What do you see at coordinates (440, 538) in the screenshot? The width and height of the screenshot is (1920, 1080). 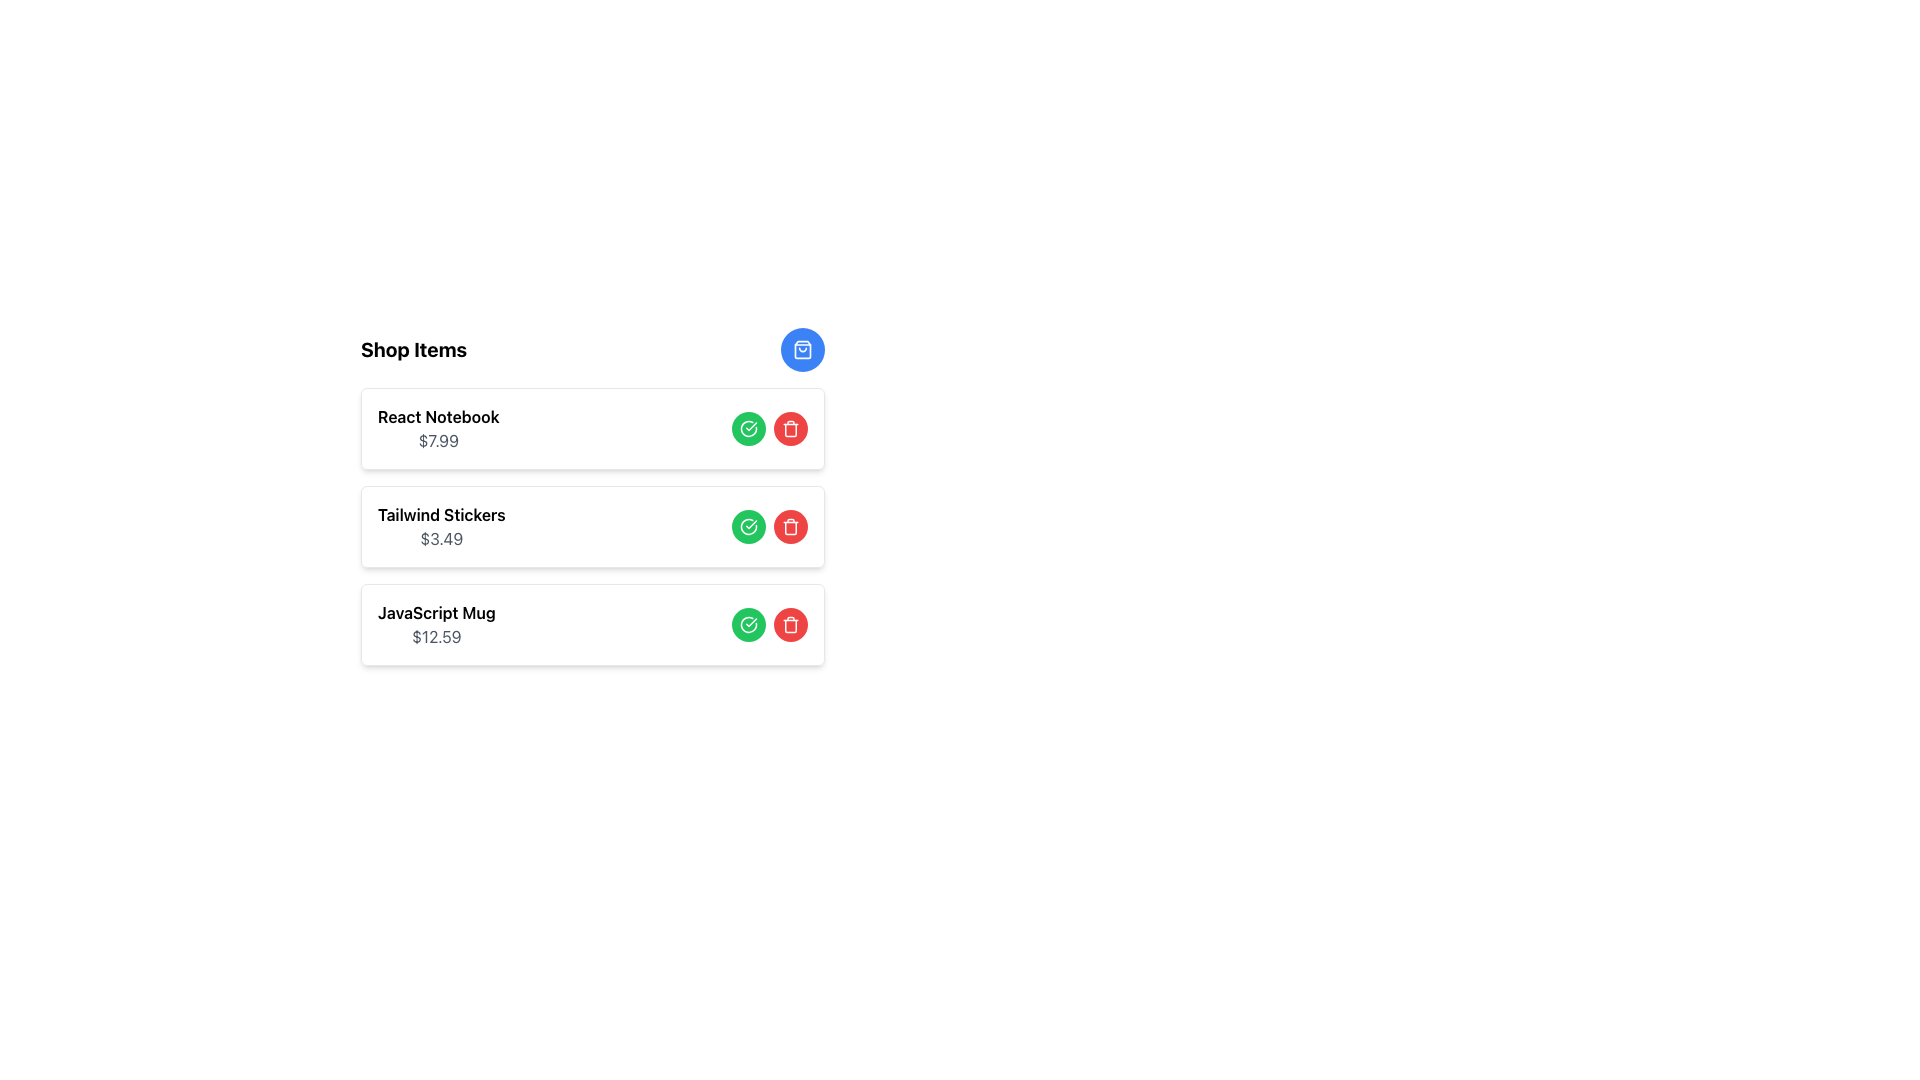 I see `the static text displaying the price of 'Tailwind Stickers', which is located directly below the product label in the second item slot of the list` at bounding box center [440, 538].